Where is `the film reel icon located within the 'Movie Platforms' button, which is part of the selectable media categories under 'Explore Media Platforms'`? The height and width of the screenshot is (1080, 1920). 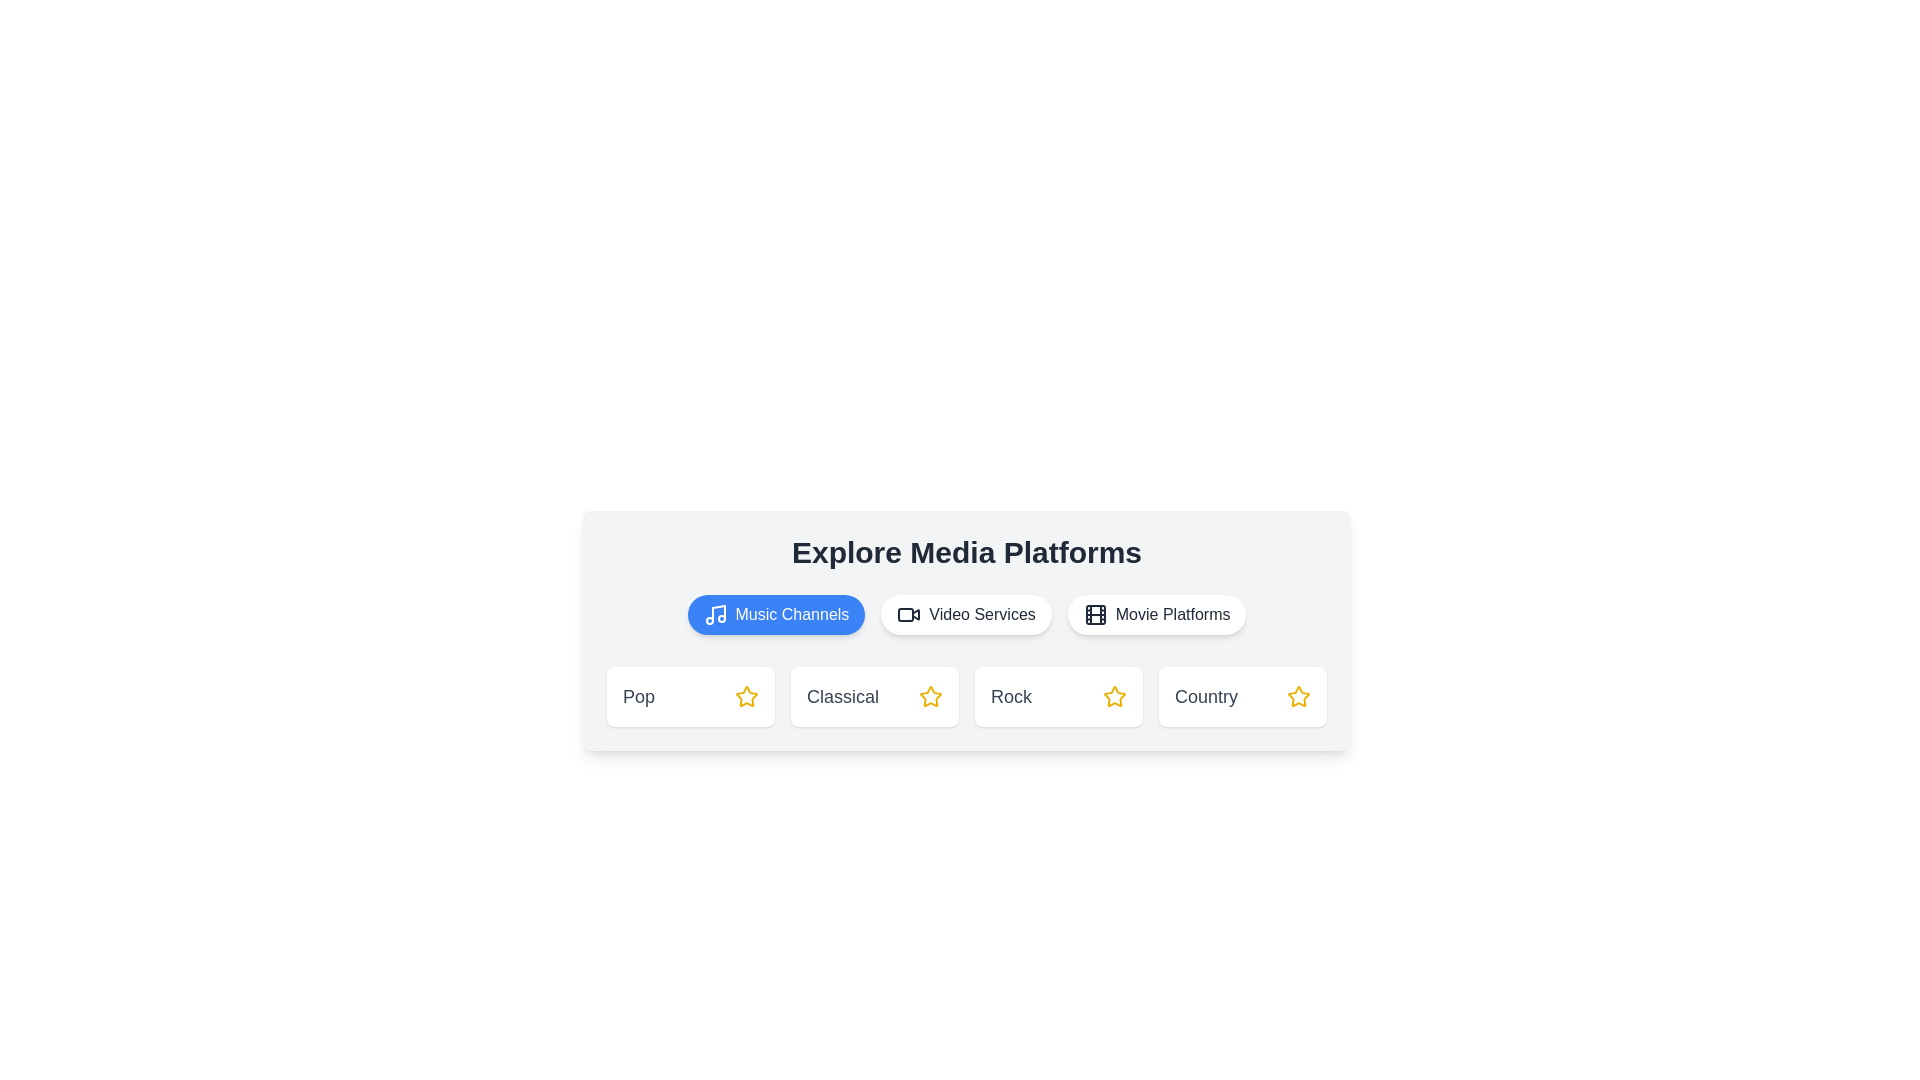 the film reel icon located within the 'Movie Platforms' button, which is part of the selectable media categories under 'Explore Media Platforms' is located at coordinates (1094, 613).